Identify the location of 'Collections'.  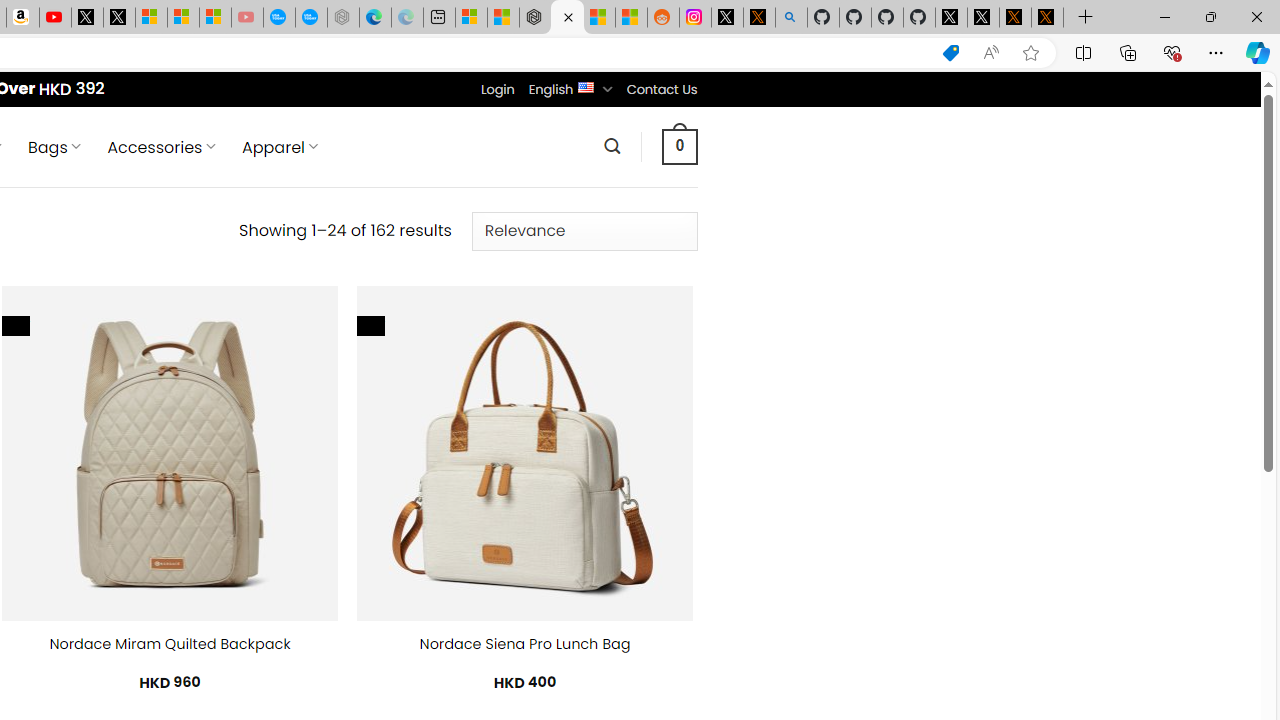
(1128, 51).